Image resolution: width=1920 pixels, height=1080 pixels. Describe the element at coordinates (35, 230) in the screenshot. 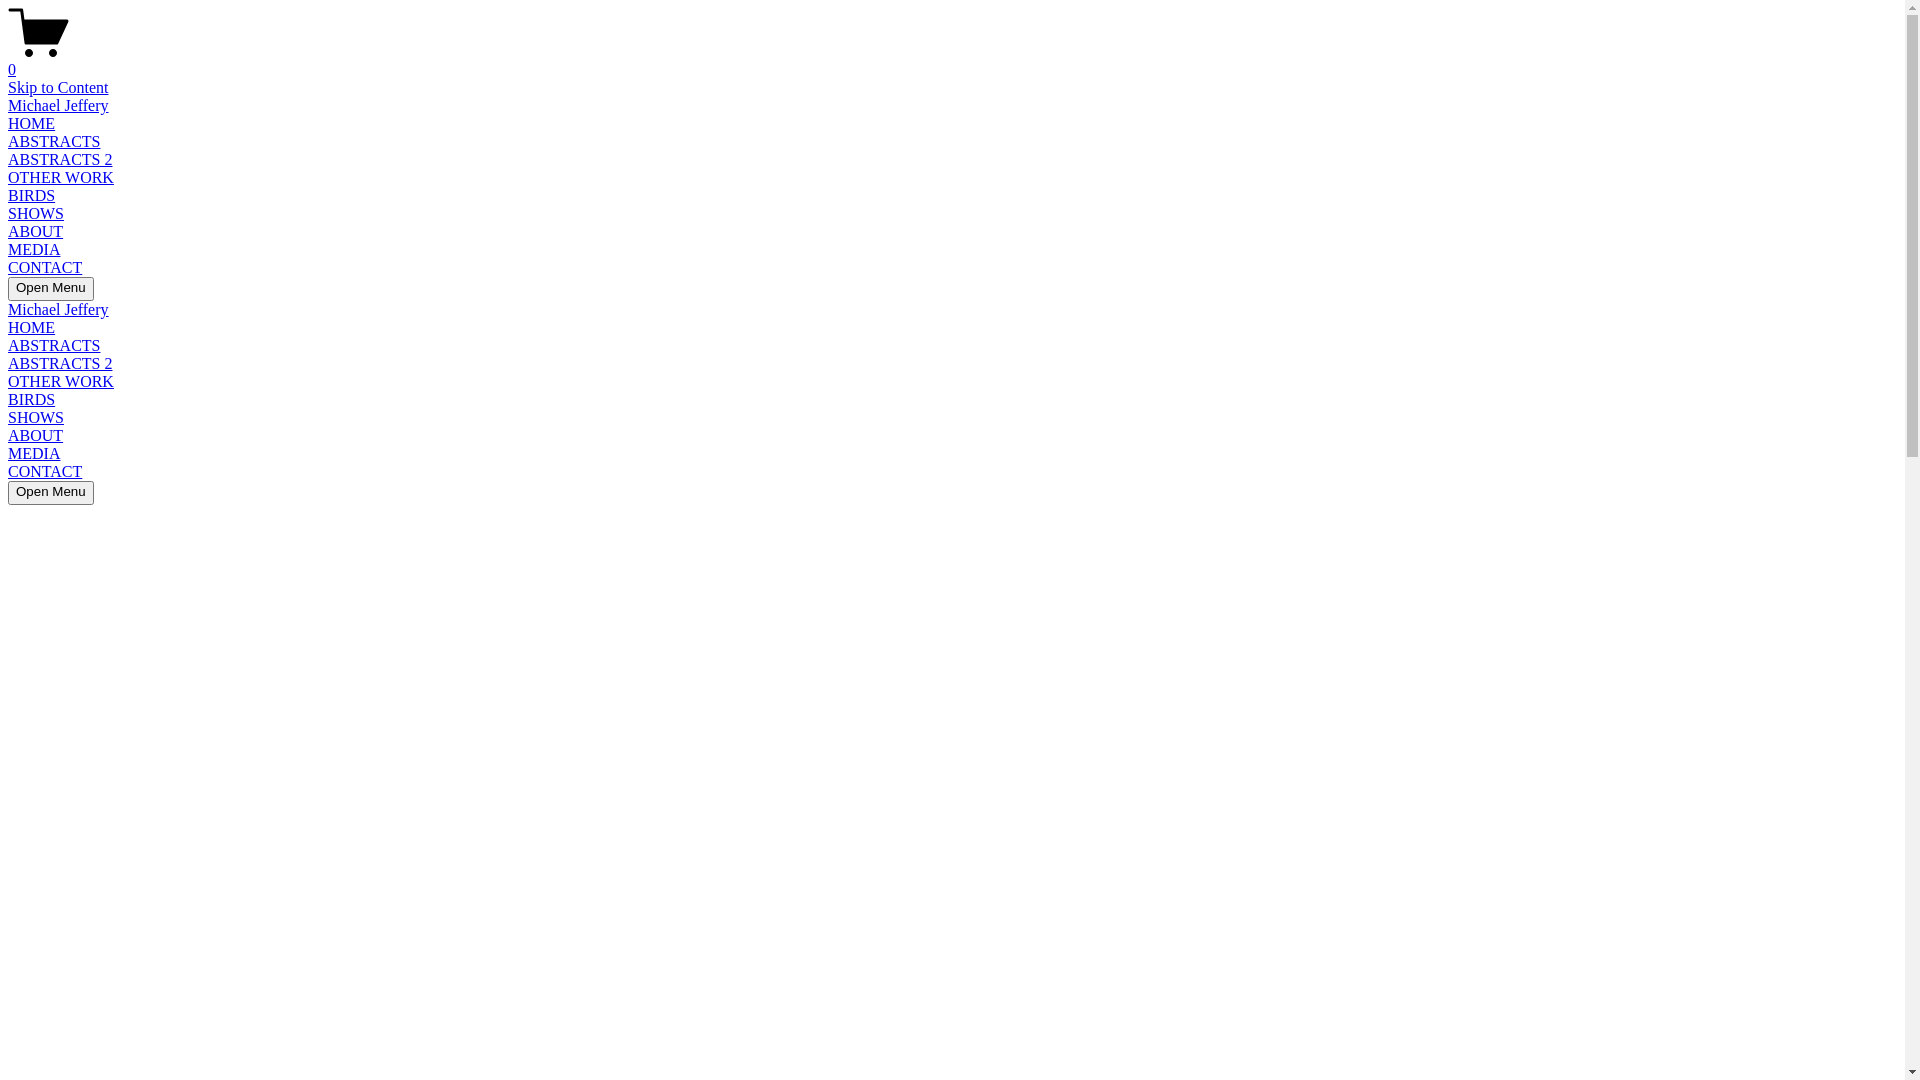

I see `'ABOUT'` at that location.